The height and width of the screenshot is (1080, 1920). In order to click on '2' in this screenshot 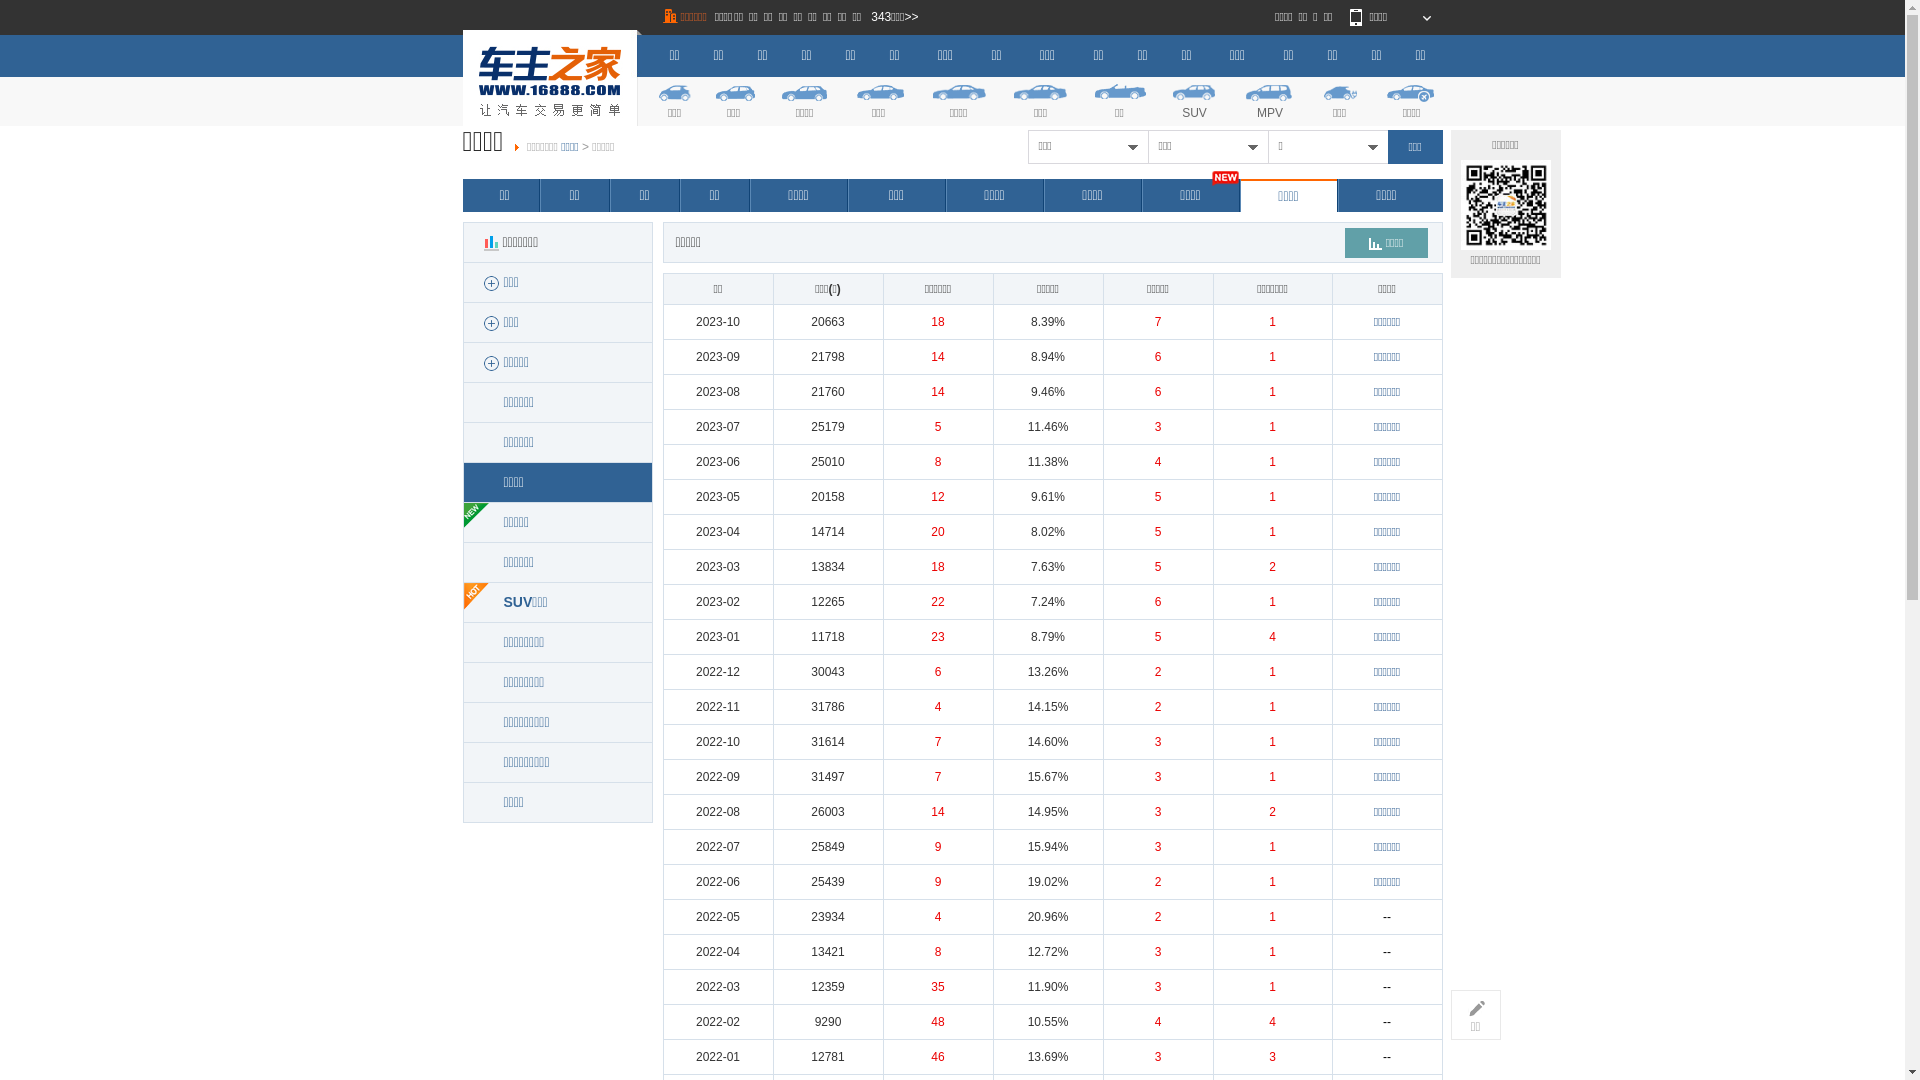, I will do `click(1158, 671)`.